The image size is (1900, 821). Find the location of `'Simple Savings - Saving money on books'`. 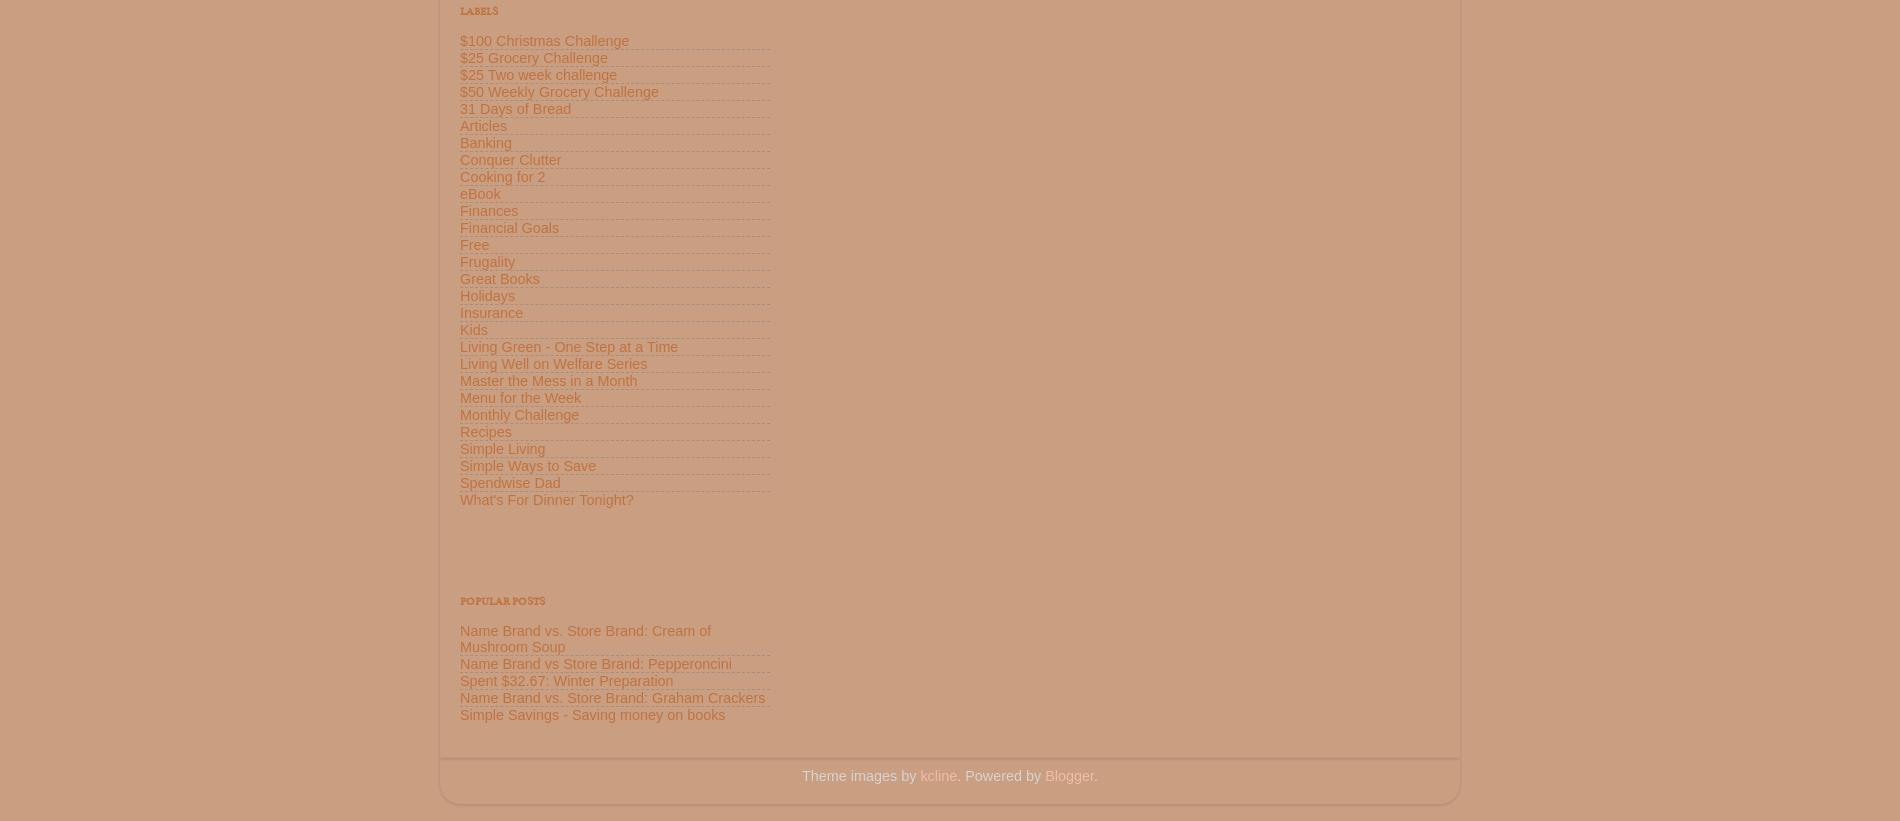

'Simple Savings - Saving money on books' is located at coordinates (592, 715).